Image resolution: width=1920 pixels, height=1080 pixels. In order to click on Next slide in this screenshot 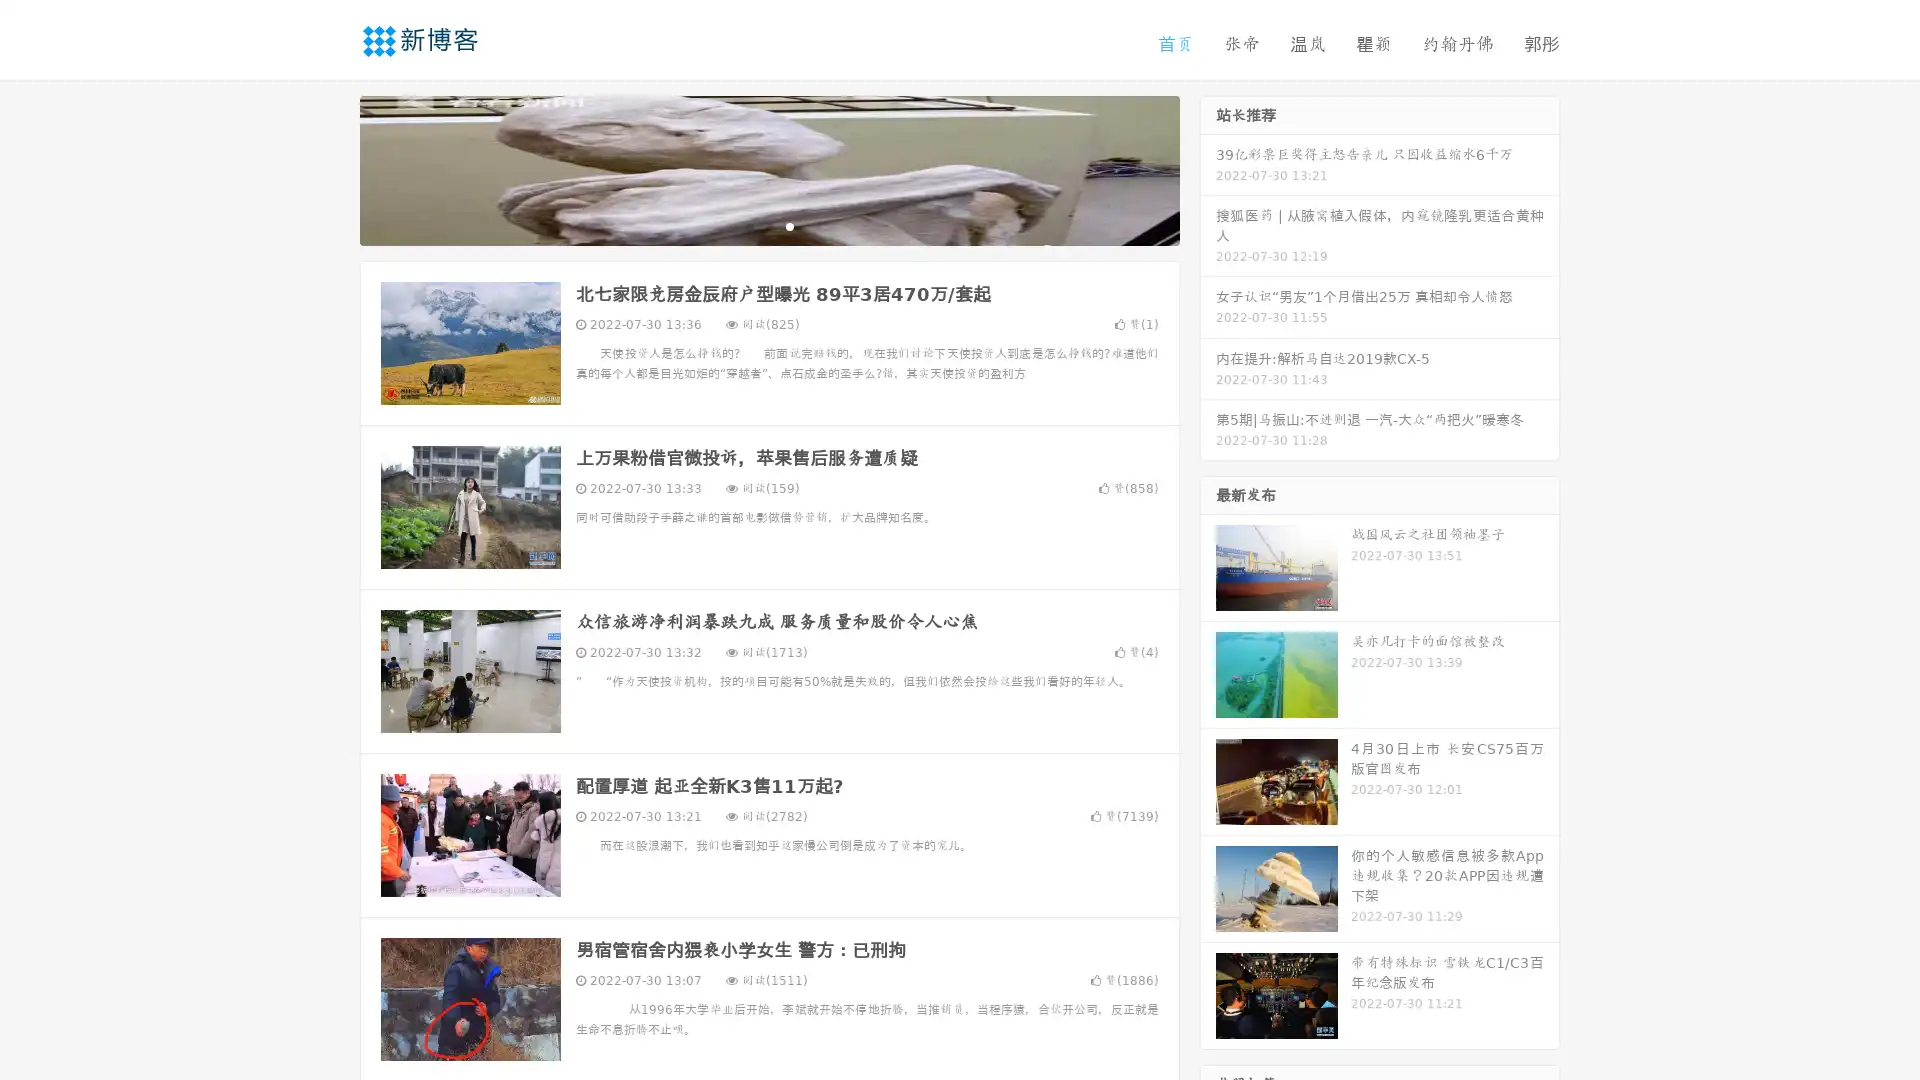, I will do `click(1208, 168)`.